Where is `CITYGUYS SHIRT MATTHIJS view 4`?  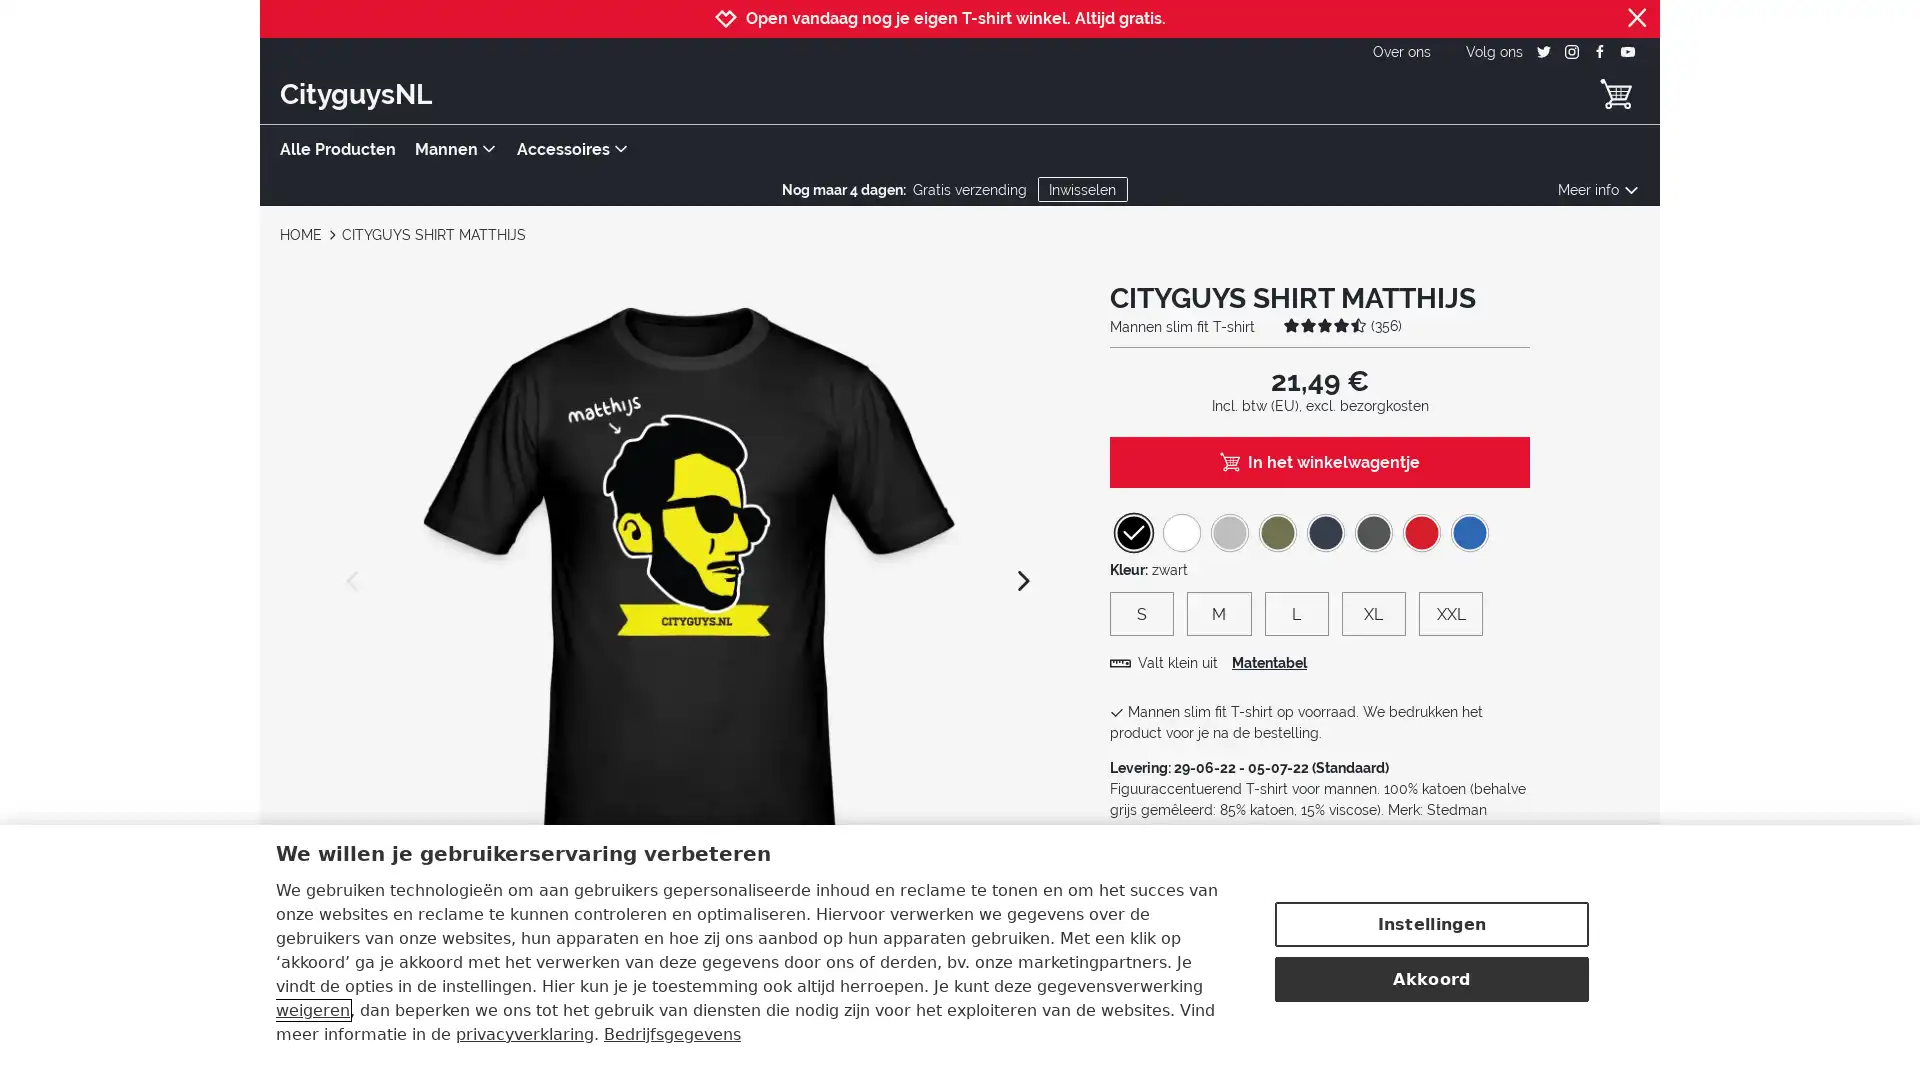
CITYGUYS SHIRT MATTHIJS view 4 is located at coordinates (770, 951).